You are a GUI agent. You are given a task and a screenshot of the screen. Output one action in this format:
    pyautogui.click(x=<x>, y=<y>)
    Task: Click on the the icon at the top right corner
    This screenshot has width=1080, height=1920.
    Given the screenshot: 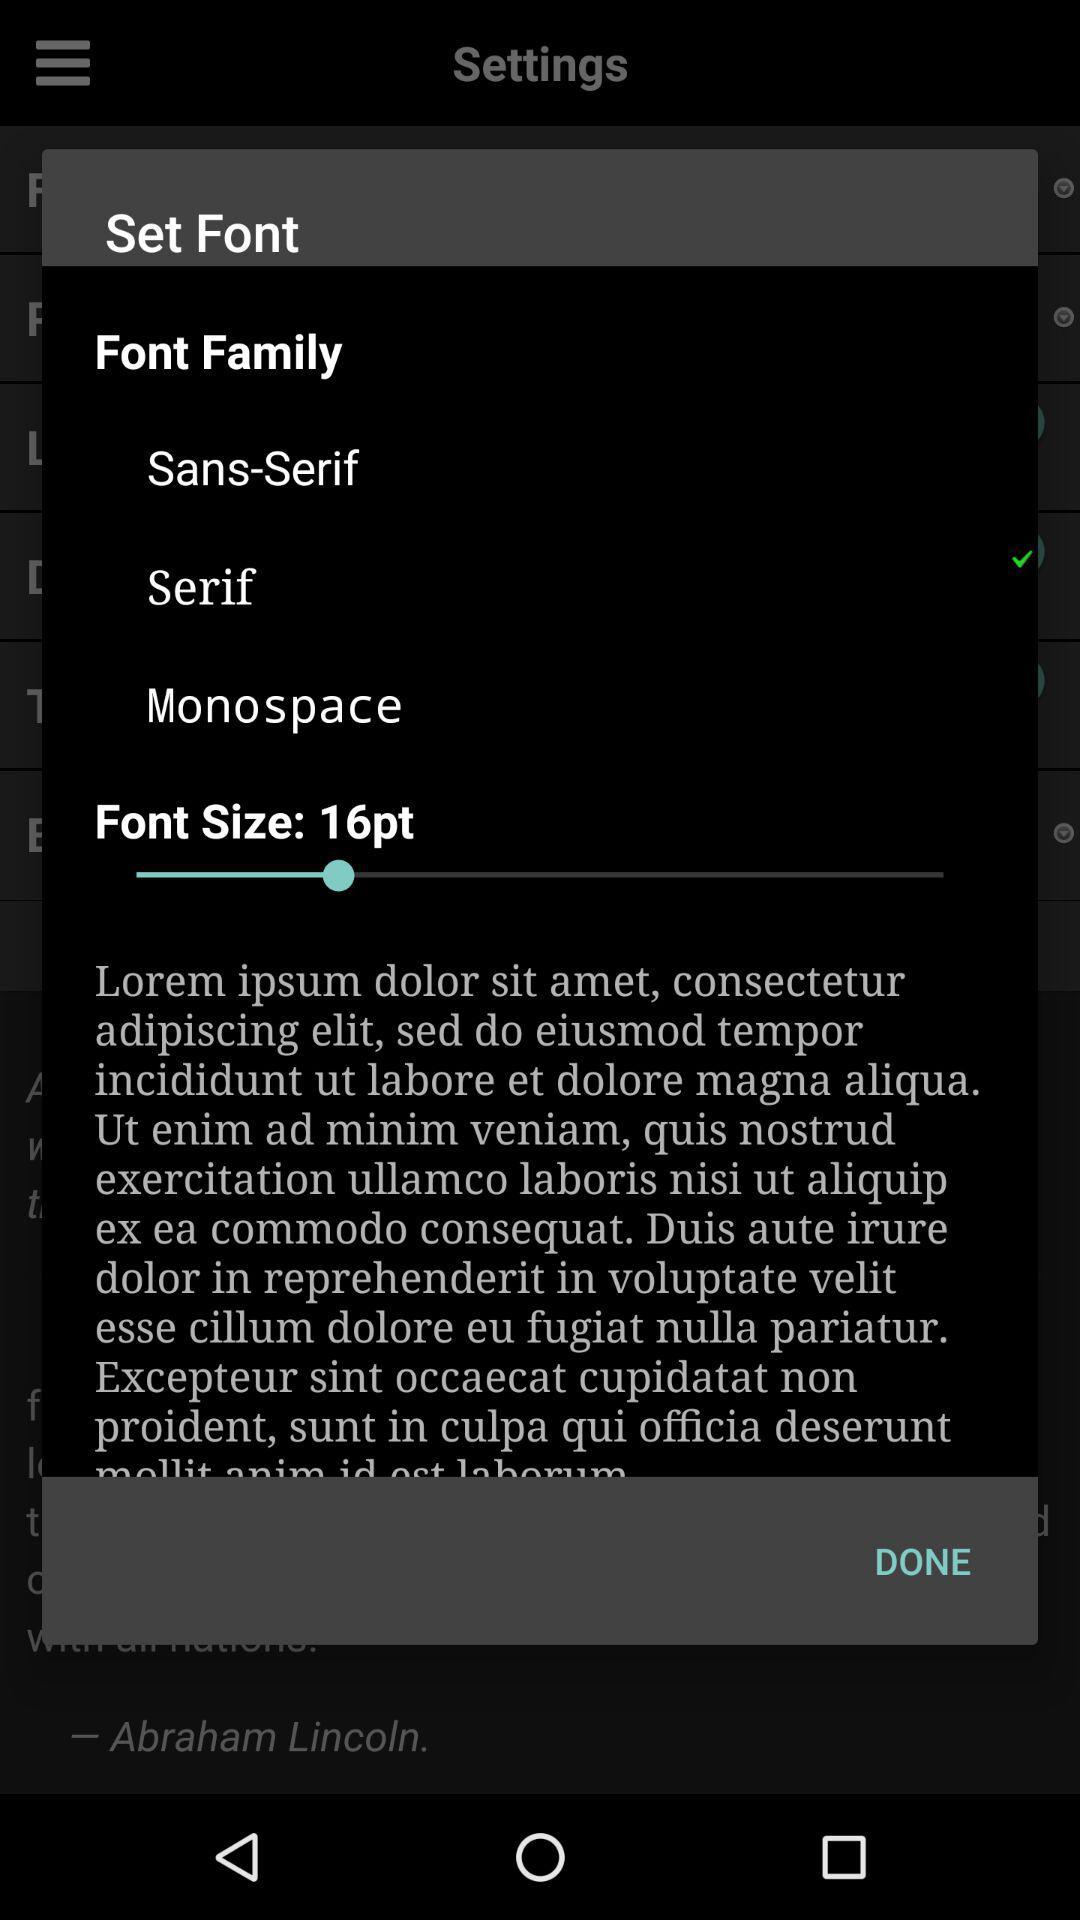 What is the action you would take?
    pyautogui.click(x=1021, y=559)
    